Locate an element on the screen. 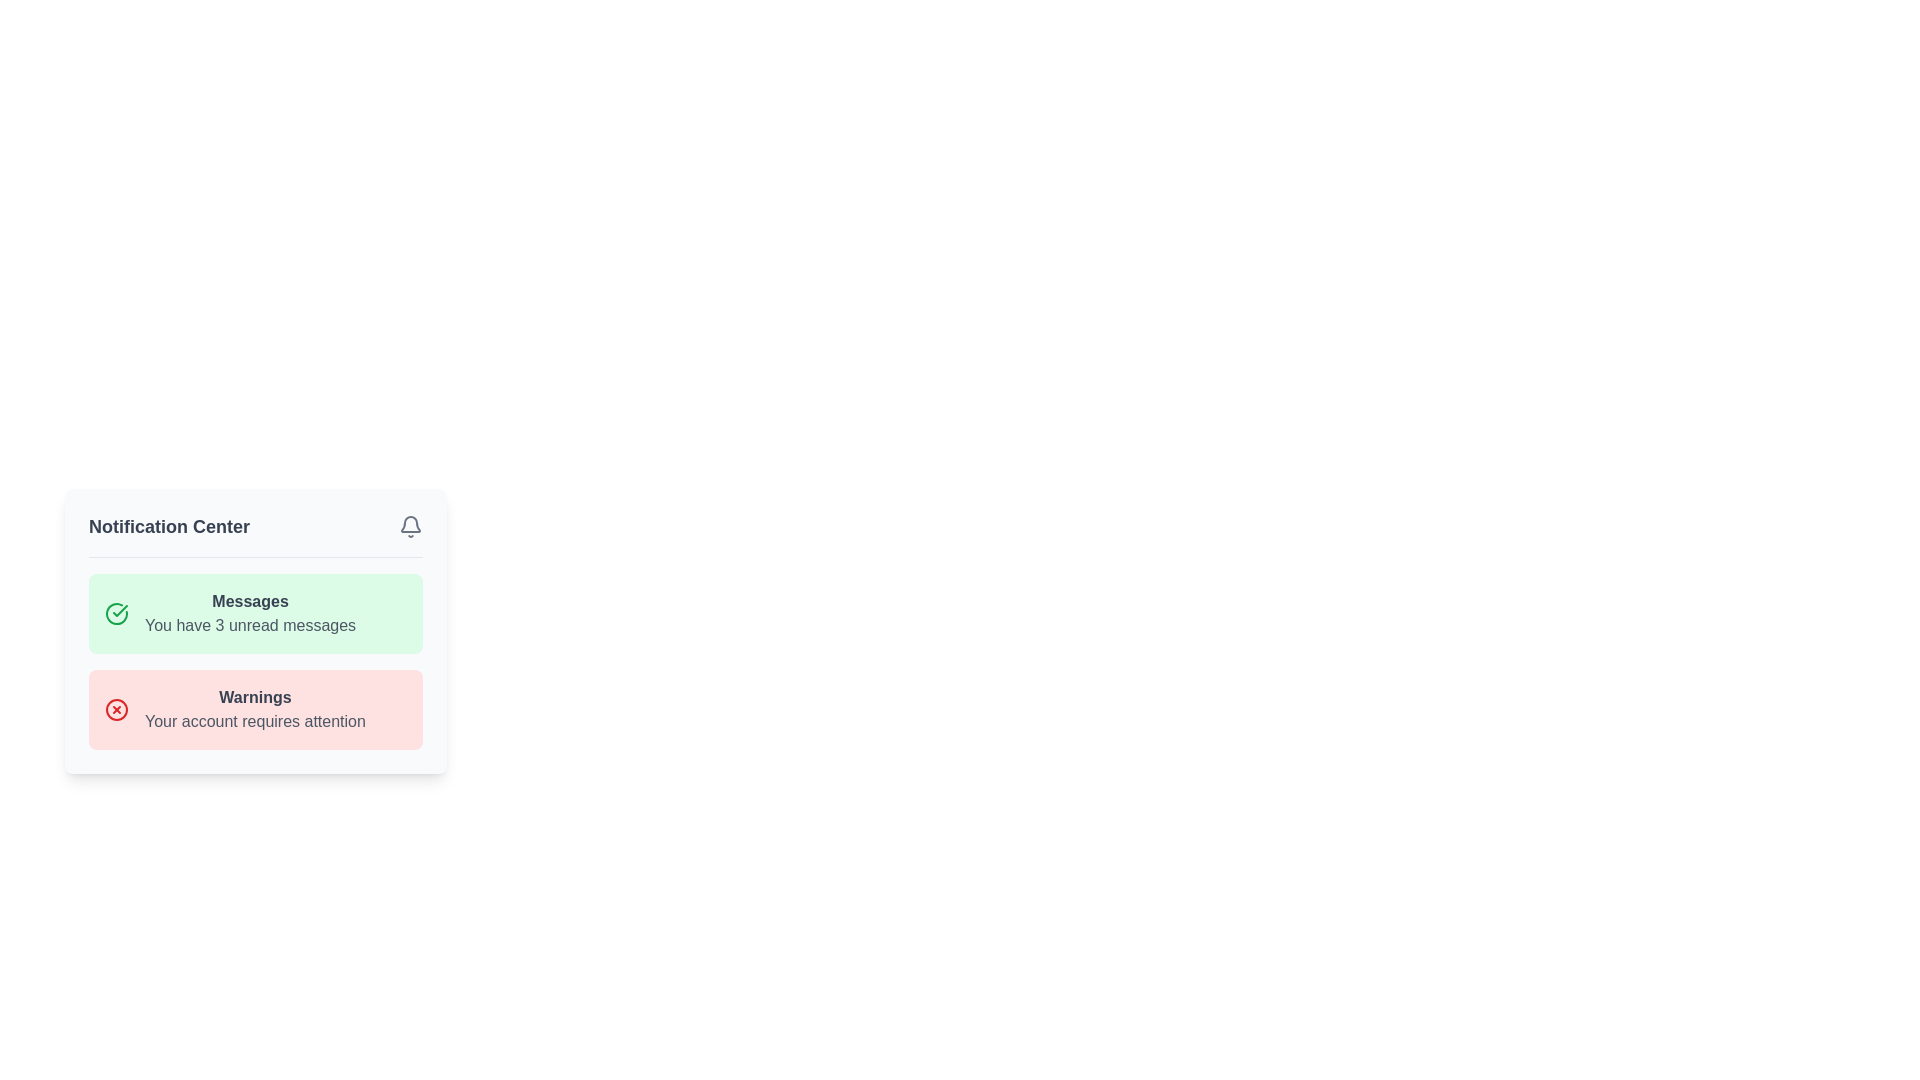 The height and width of the screenshot is (1080, 1920). the green check-mark icon located to the left of the 'Messages' title in the notification entry, which indicates unread messages is located at coordinates (115, 612).